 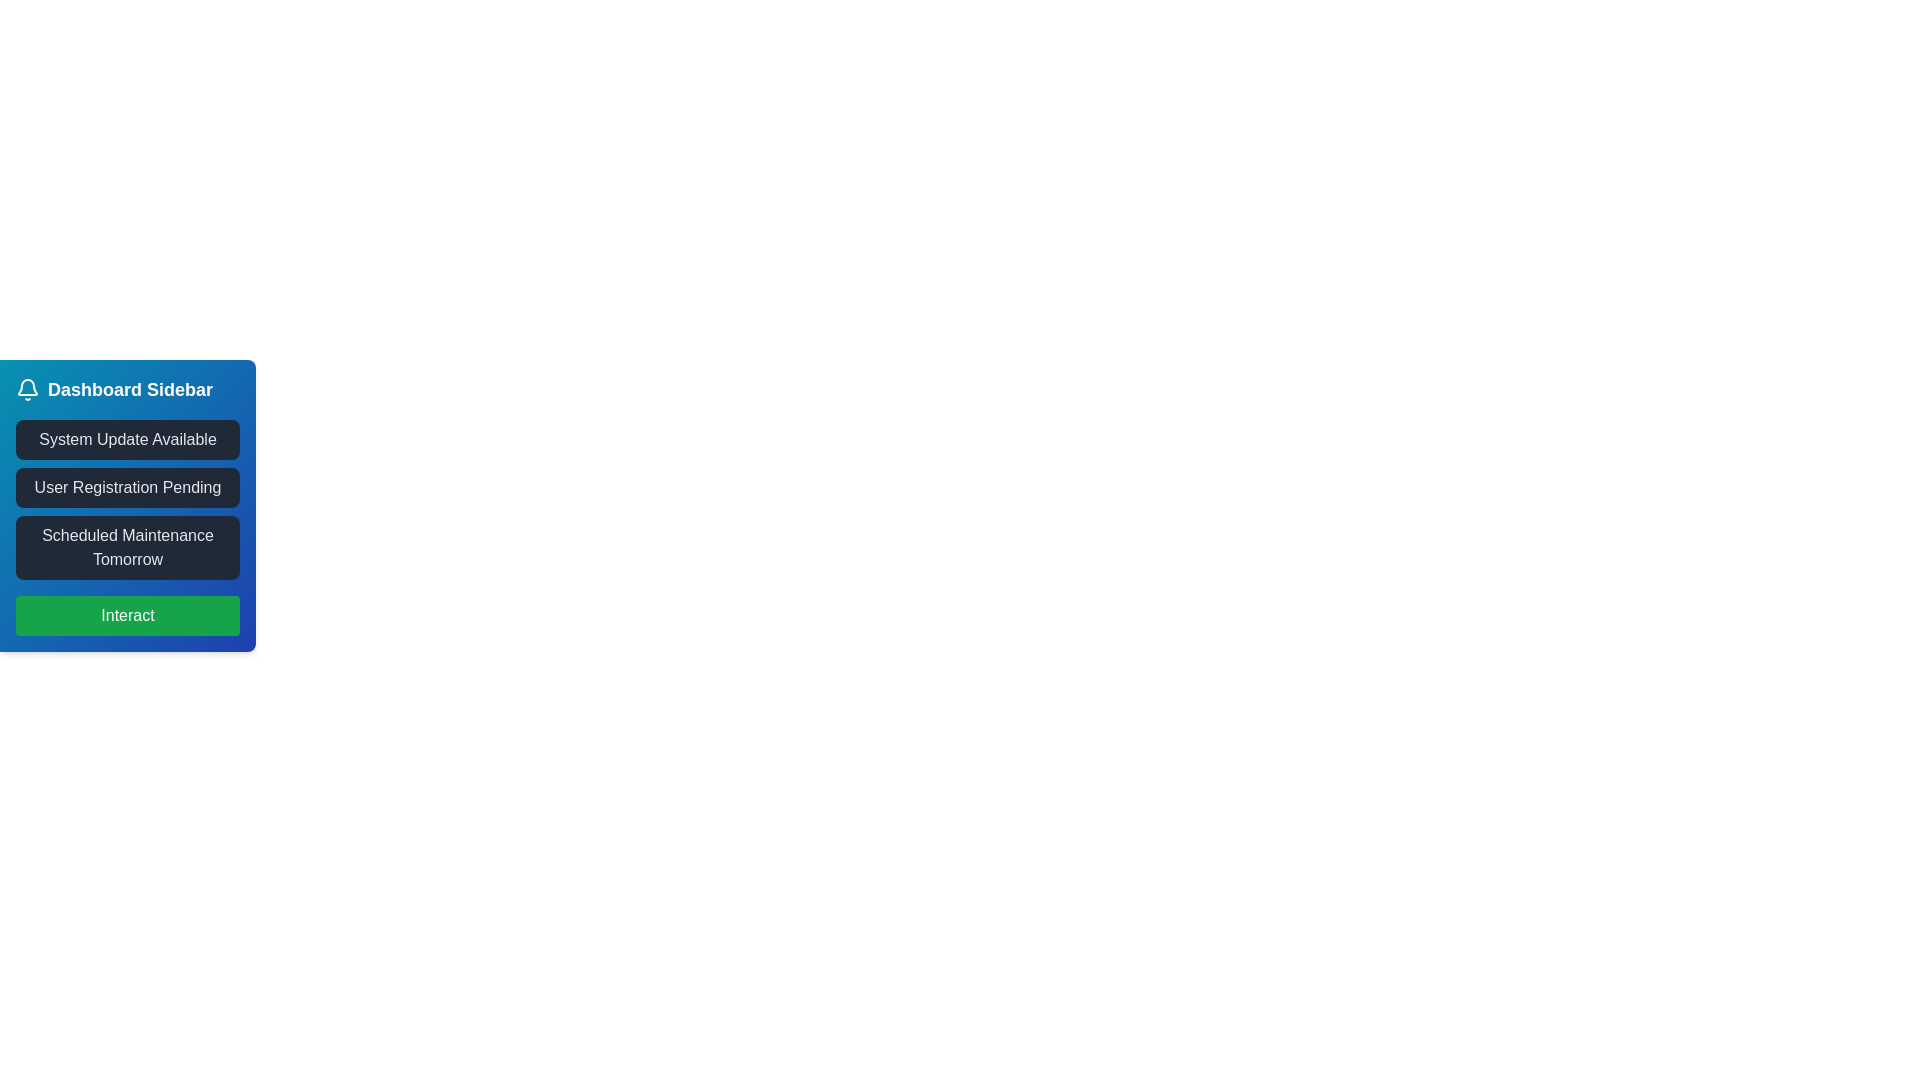 What do you see at coordinates (28, 389) in the screenshot?
I see `the bell icon located to the left of the 'Dashboard Sidebar' text in the sidebar` at bounding box center [28, 389].